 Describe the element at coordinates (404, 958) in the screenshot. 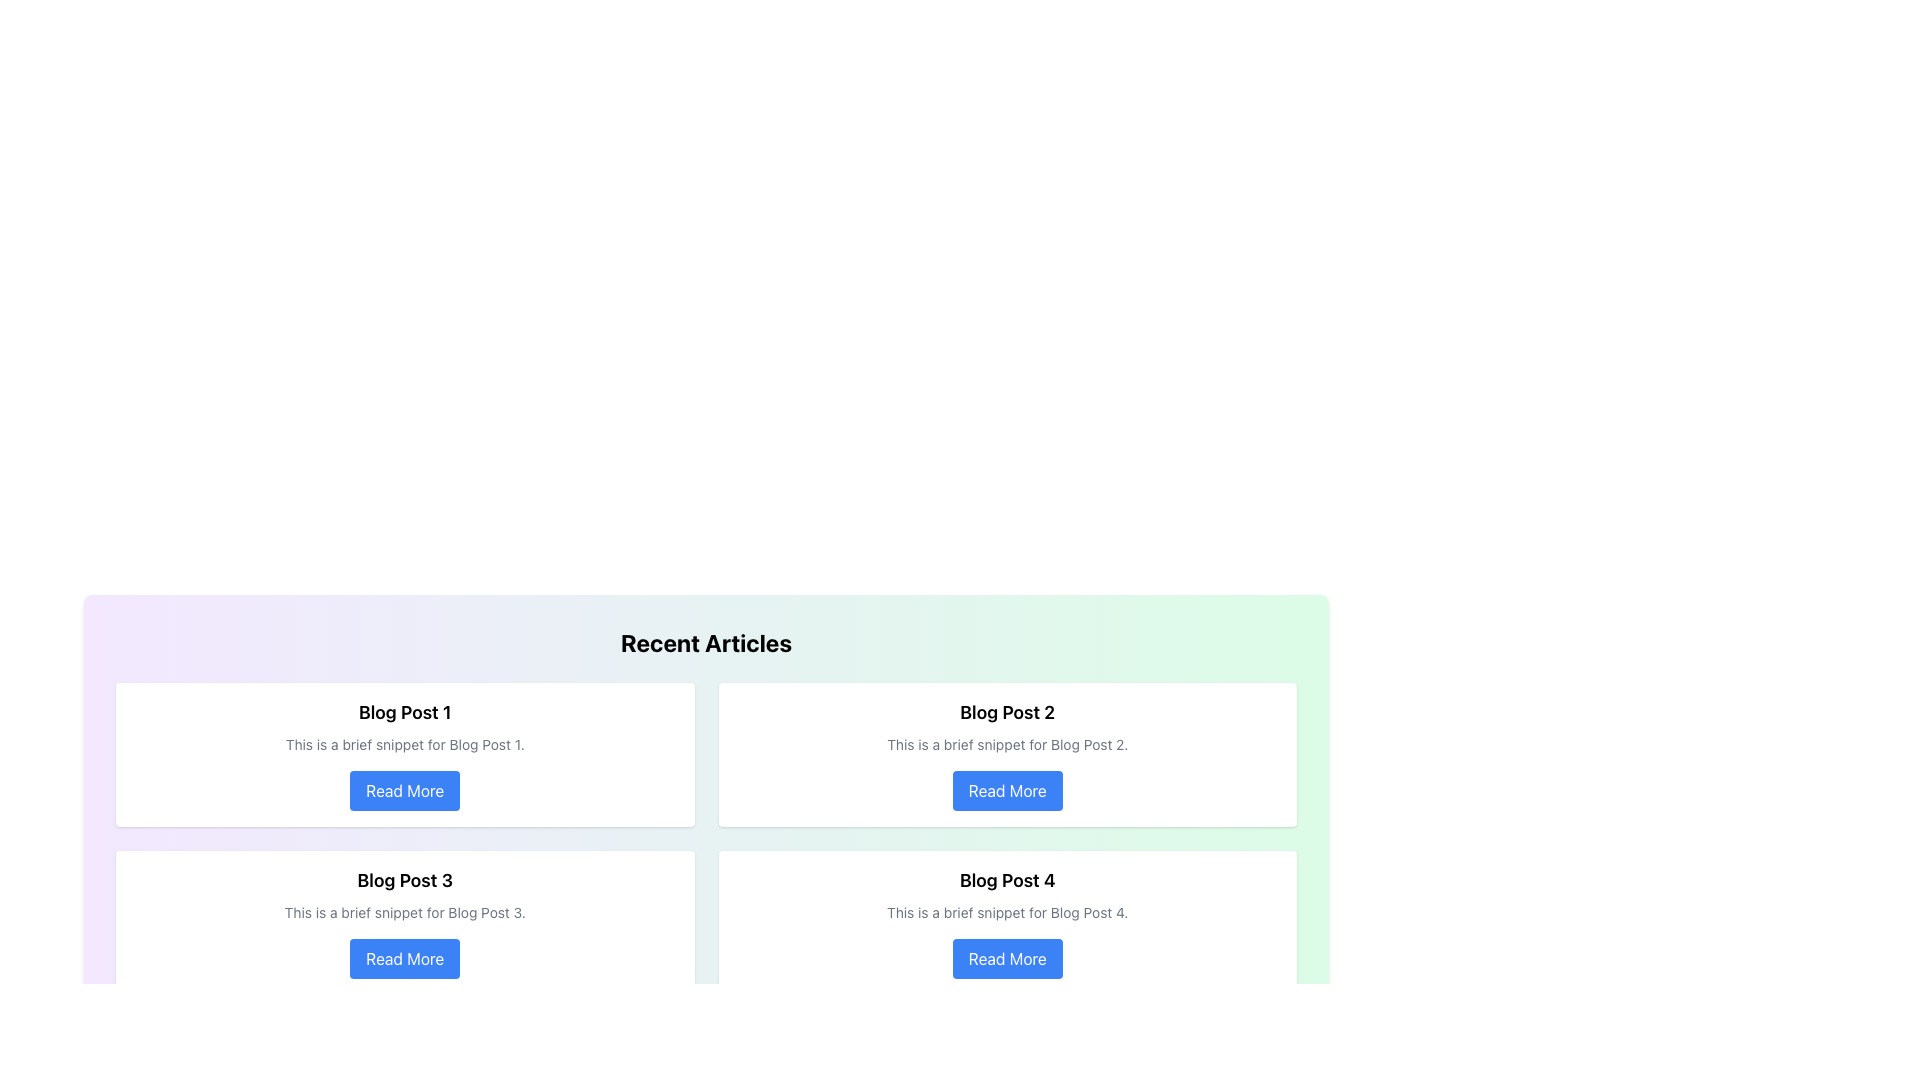

I see `the 'Blog Post 3' button located in the bottom-left quarter of the layout` at that location.